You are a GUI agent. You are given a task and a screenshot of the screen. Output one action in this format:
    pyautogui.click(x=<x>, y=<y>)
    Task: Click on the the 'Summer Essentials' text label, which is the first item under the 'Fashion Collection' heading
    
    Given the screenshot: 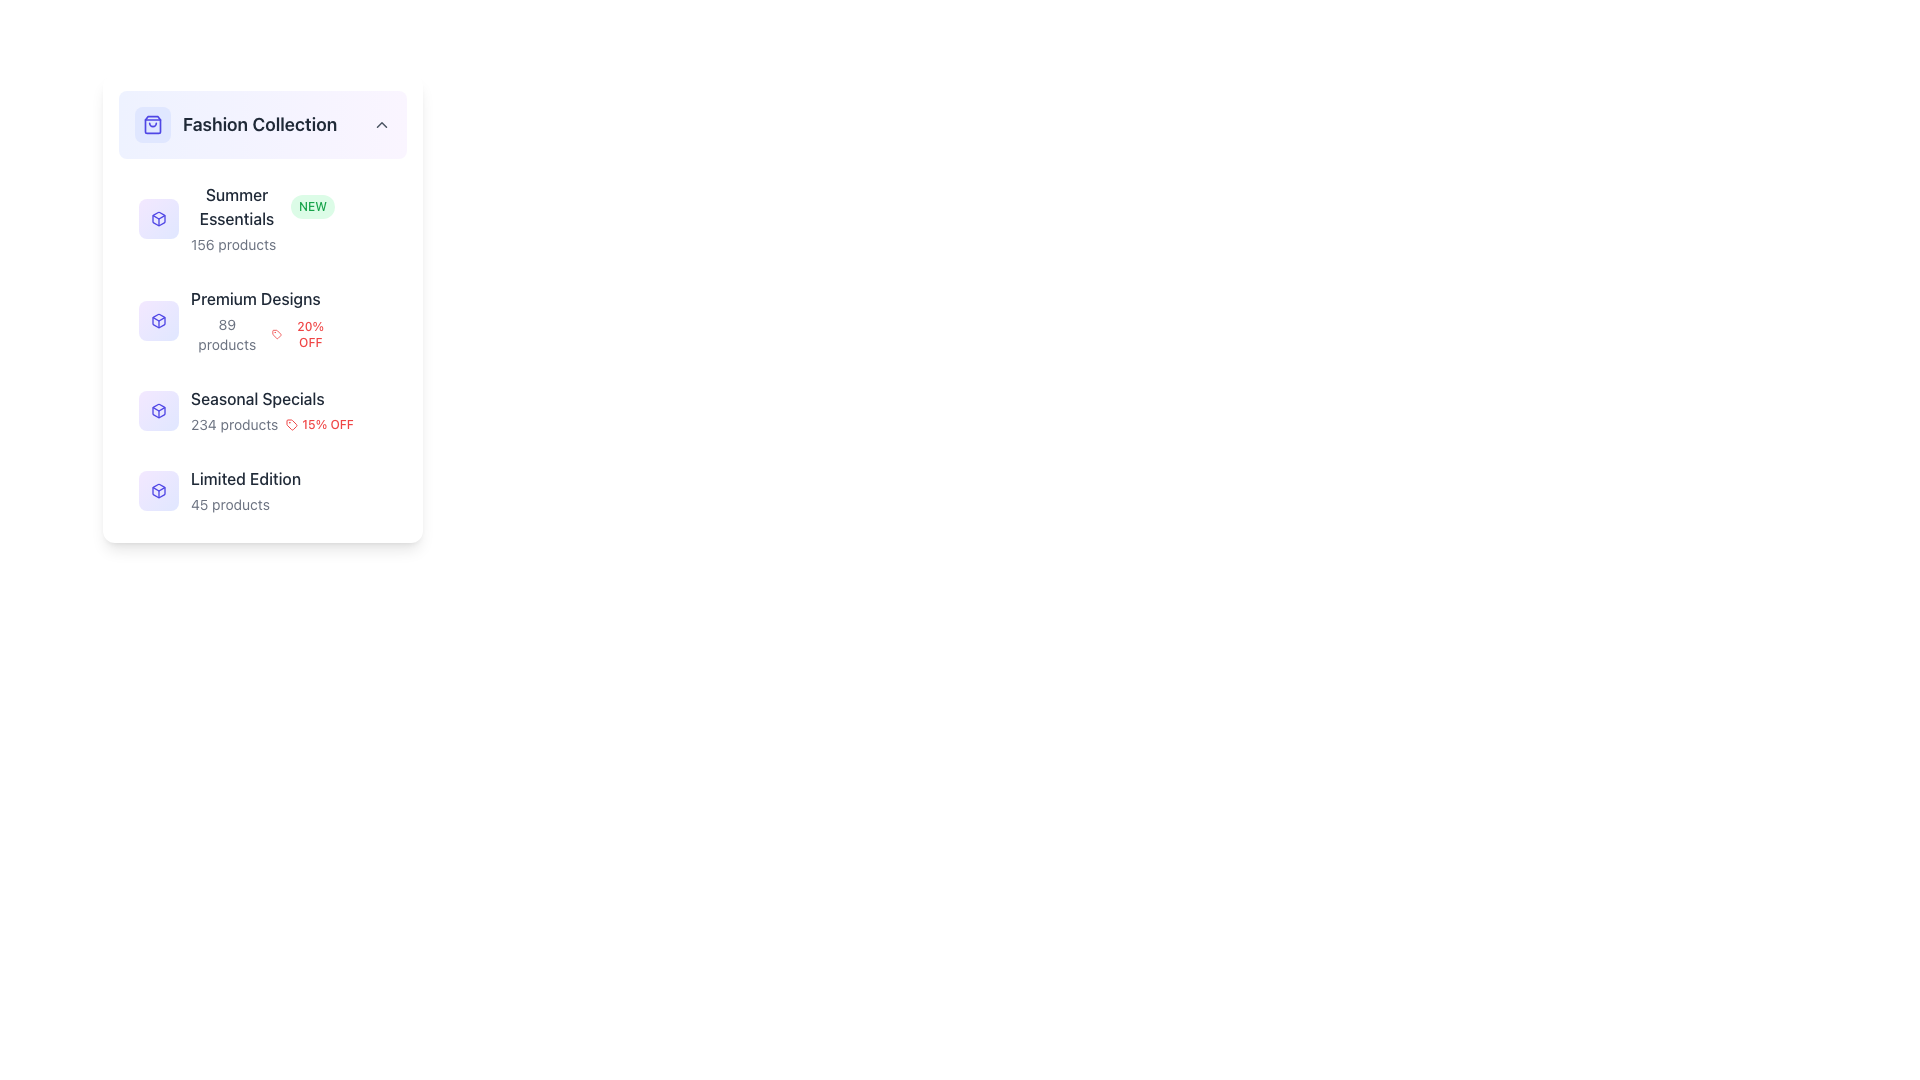 What is the action you would take?
    pyautogui.click(x=236, y=207)
    